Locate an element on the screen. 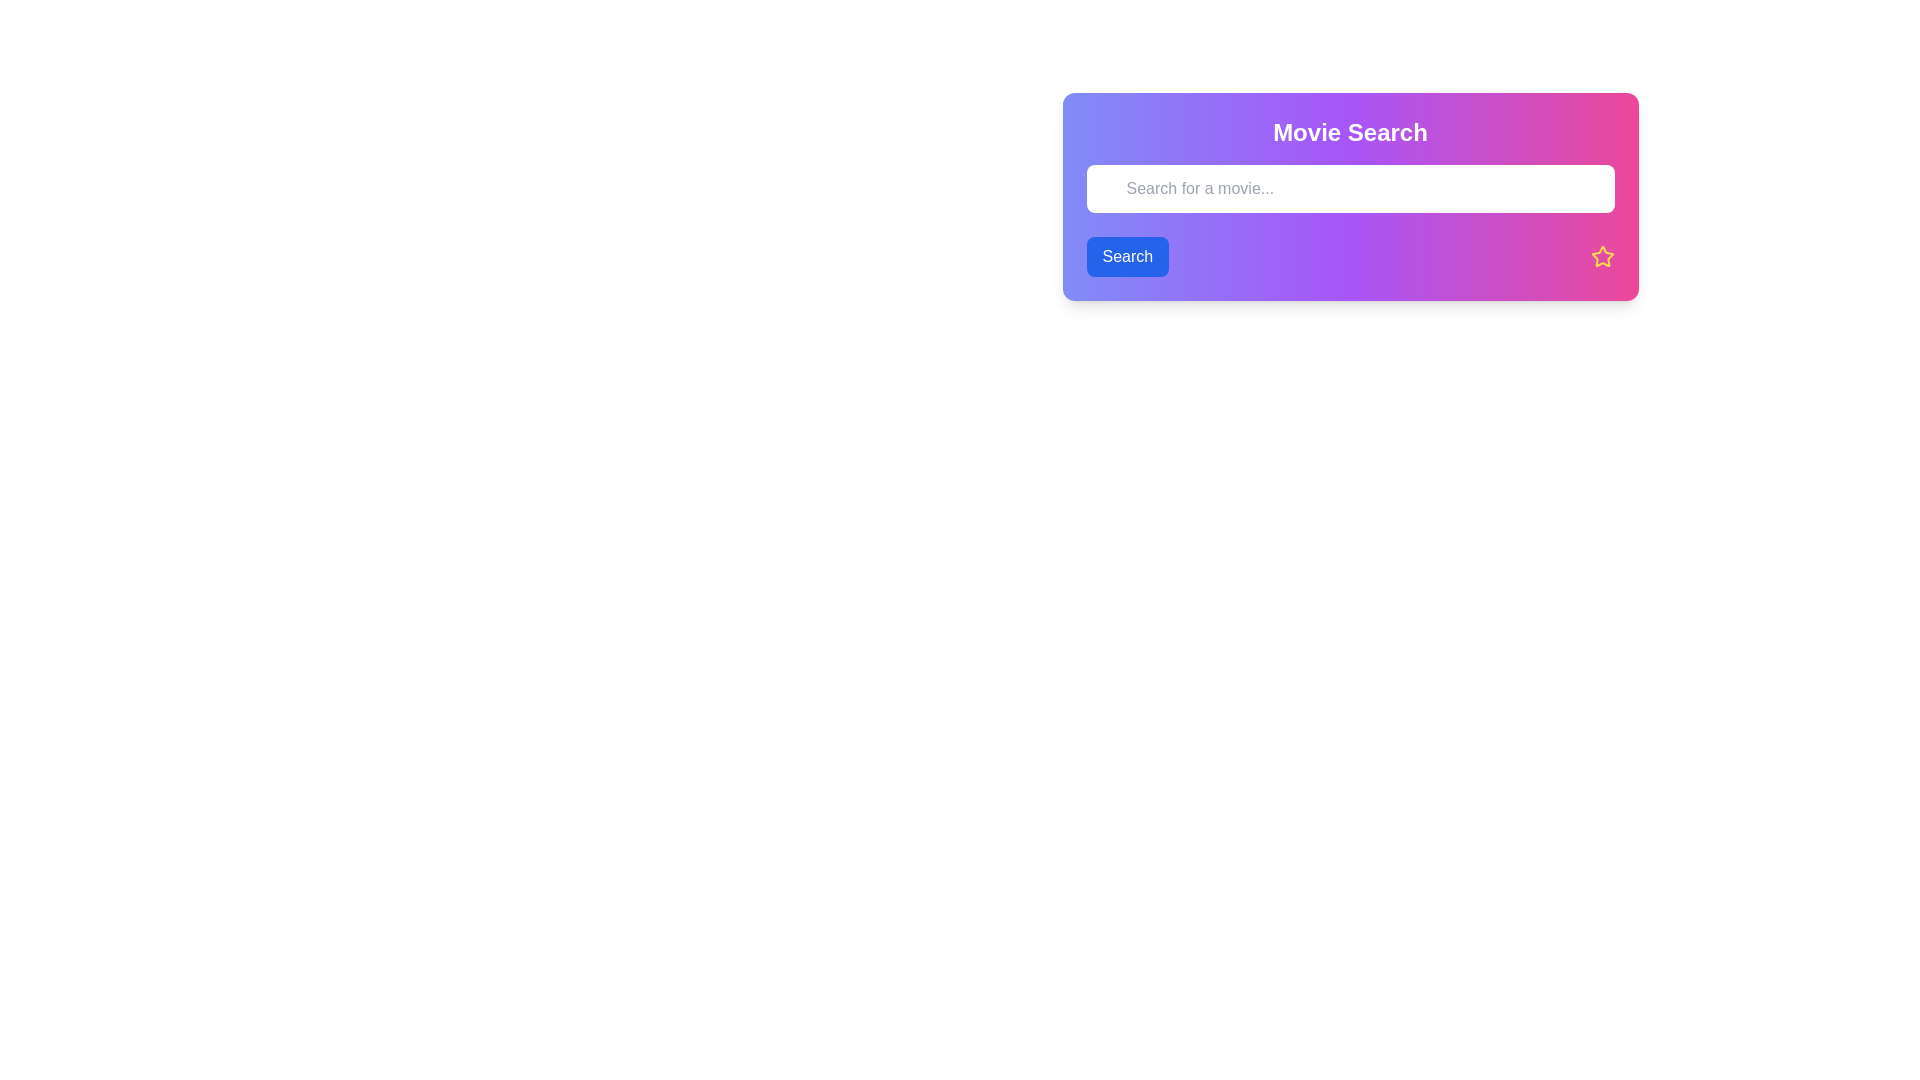 This screenshot has width=1920, height=1080. the rectangular 'Search' button with a blue background and white text to change its background color to a darker blue is located at coordinates (1127, 256).